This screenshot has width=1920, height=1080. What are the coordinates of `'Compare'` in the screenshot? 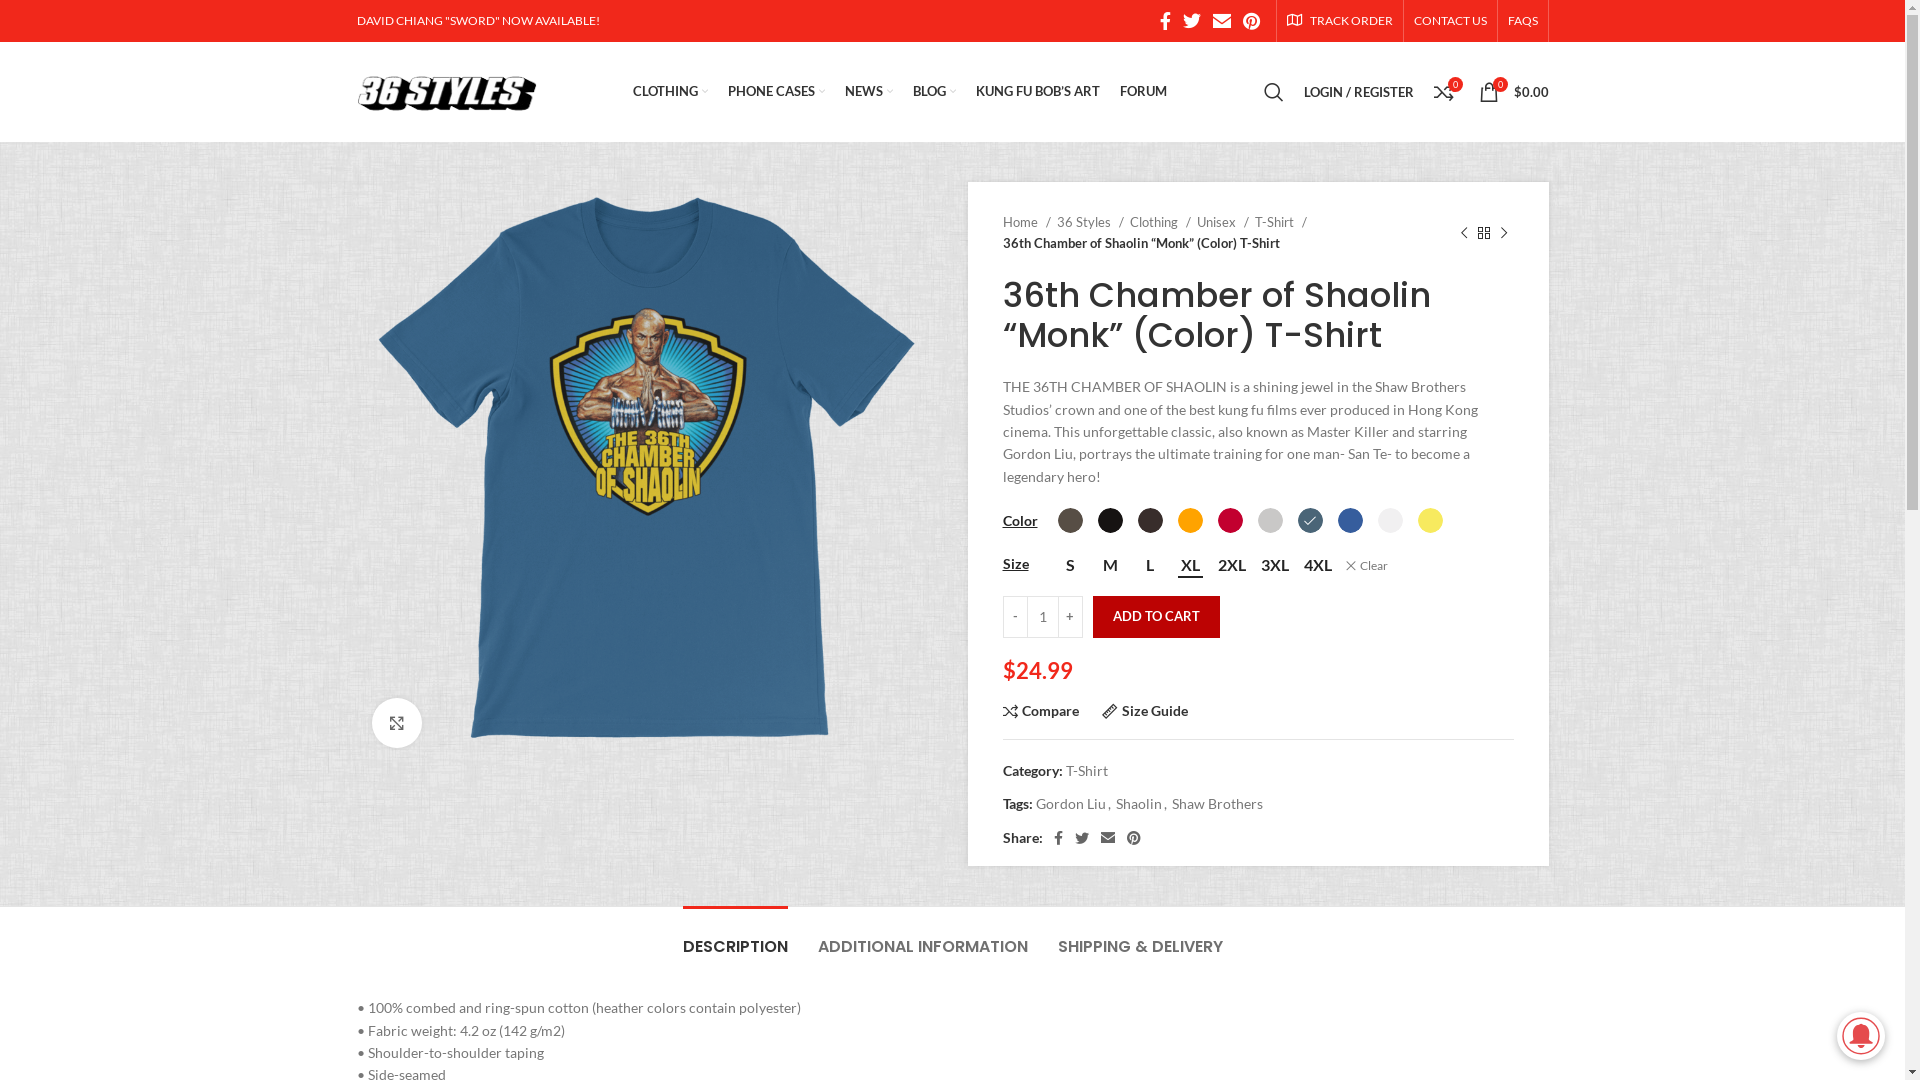 It's located at (1040, 710).